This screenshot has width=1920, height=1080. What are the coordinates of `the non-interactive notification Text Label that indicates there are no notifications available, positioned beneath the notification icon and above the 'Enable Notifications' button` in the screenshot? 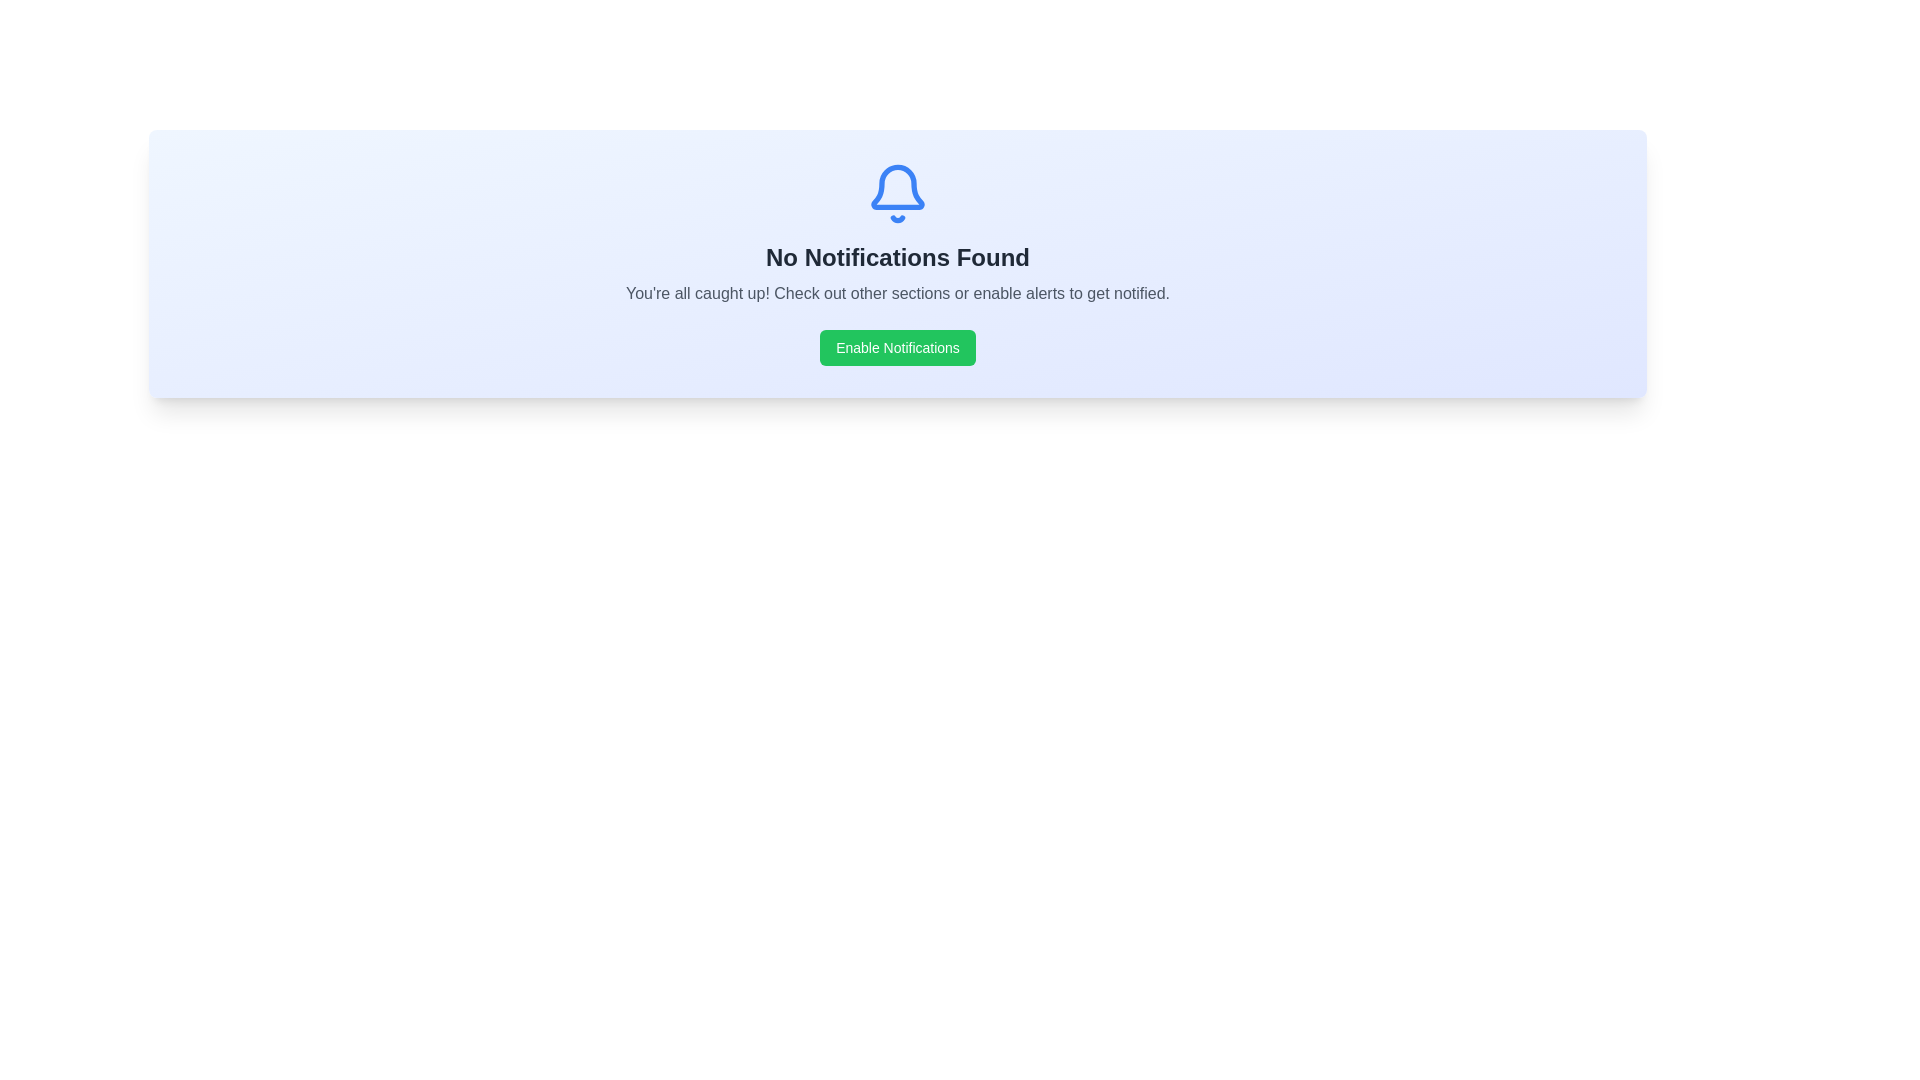 It's located at (896, 257).